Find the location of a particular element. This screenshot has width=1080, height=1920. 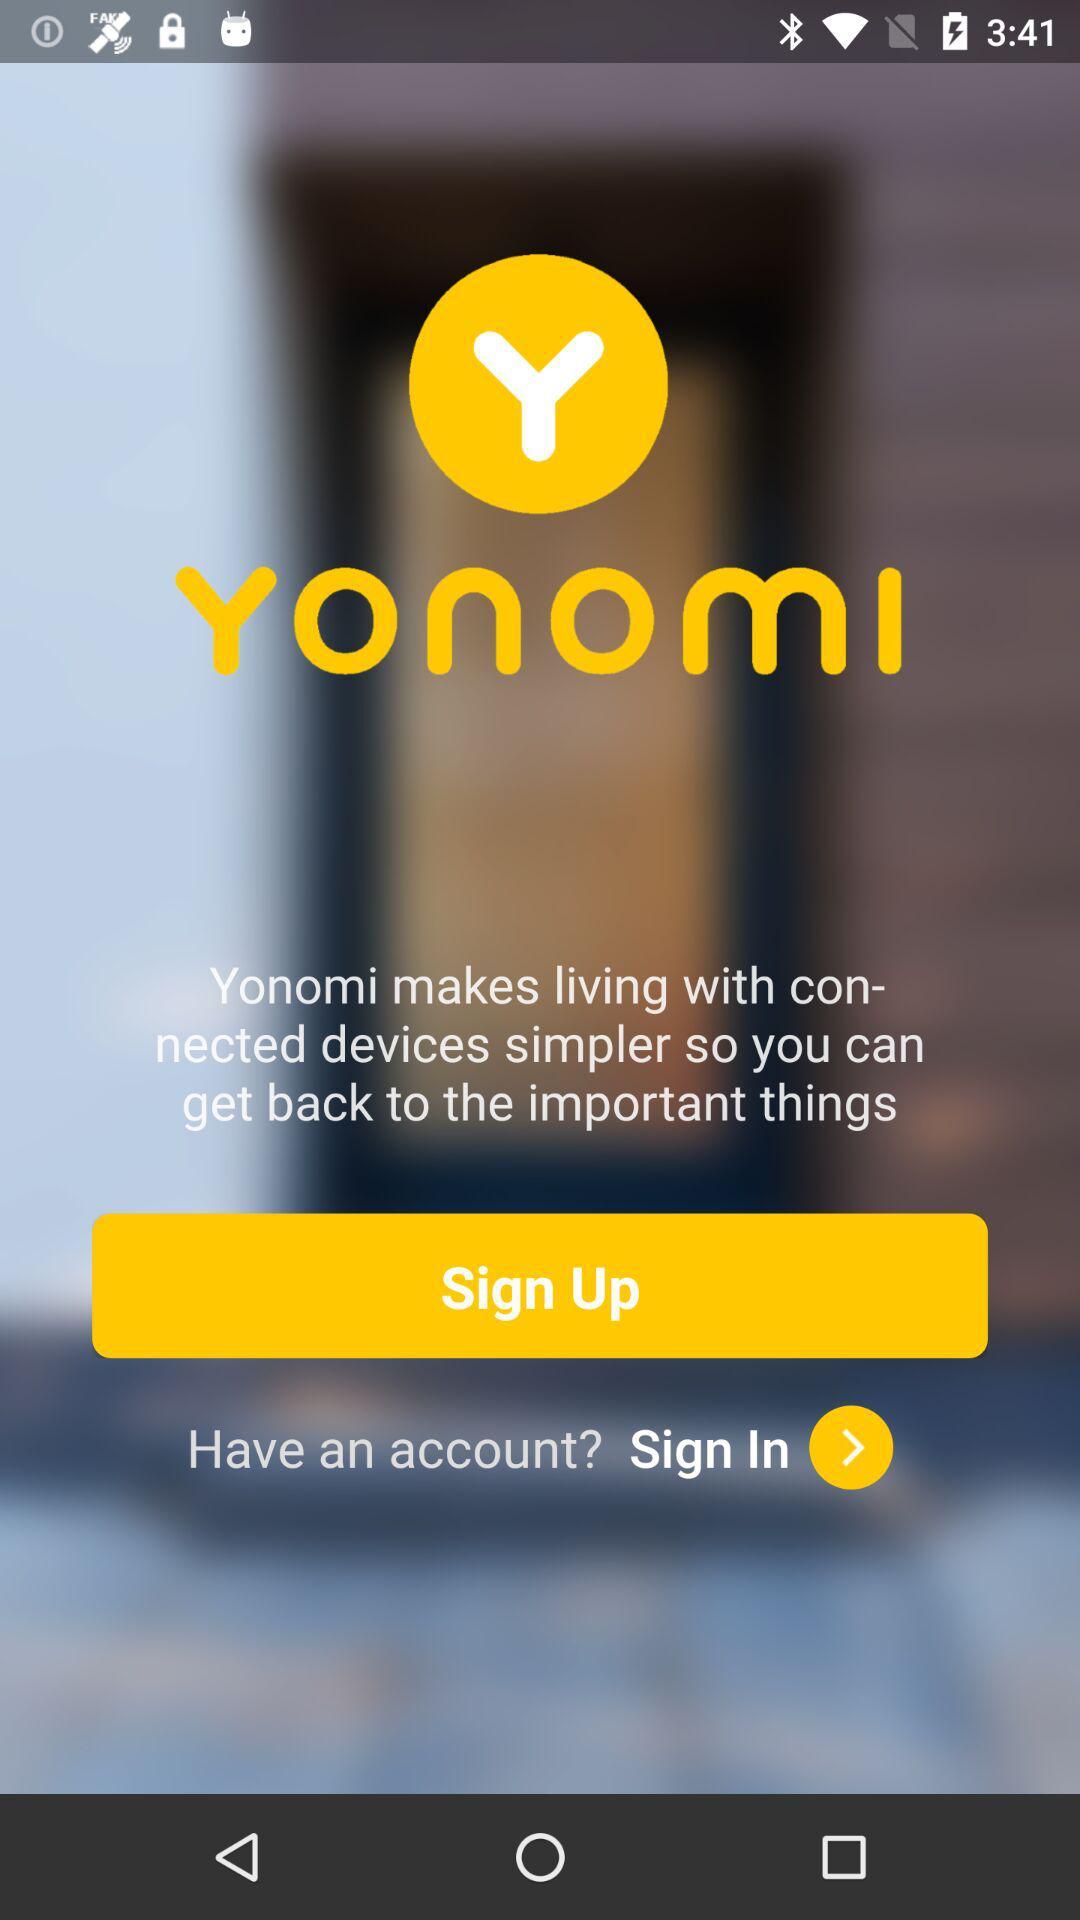

forward is located at coordinates (851, 1447).